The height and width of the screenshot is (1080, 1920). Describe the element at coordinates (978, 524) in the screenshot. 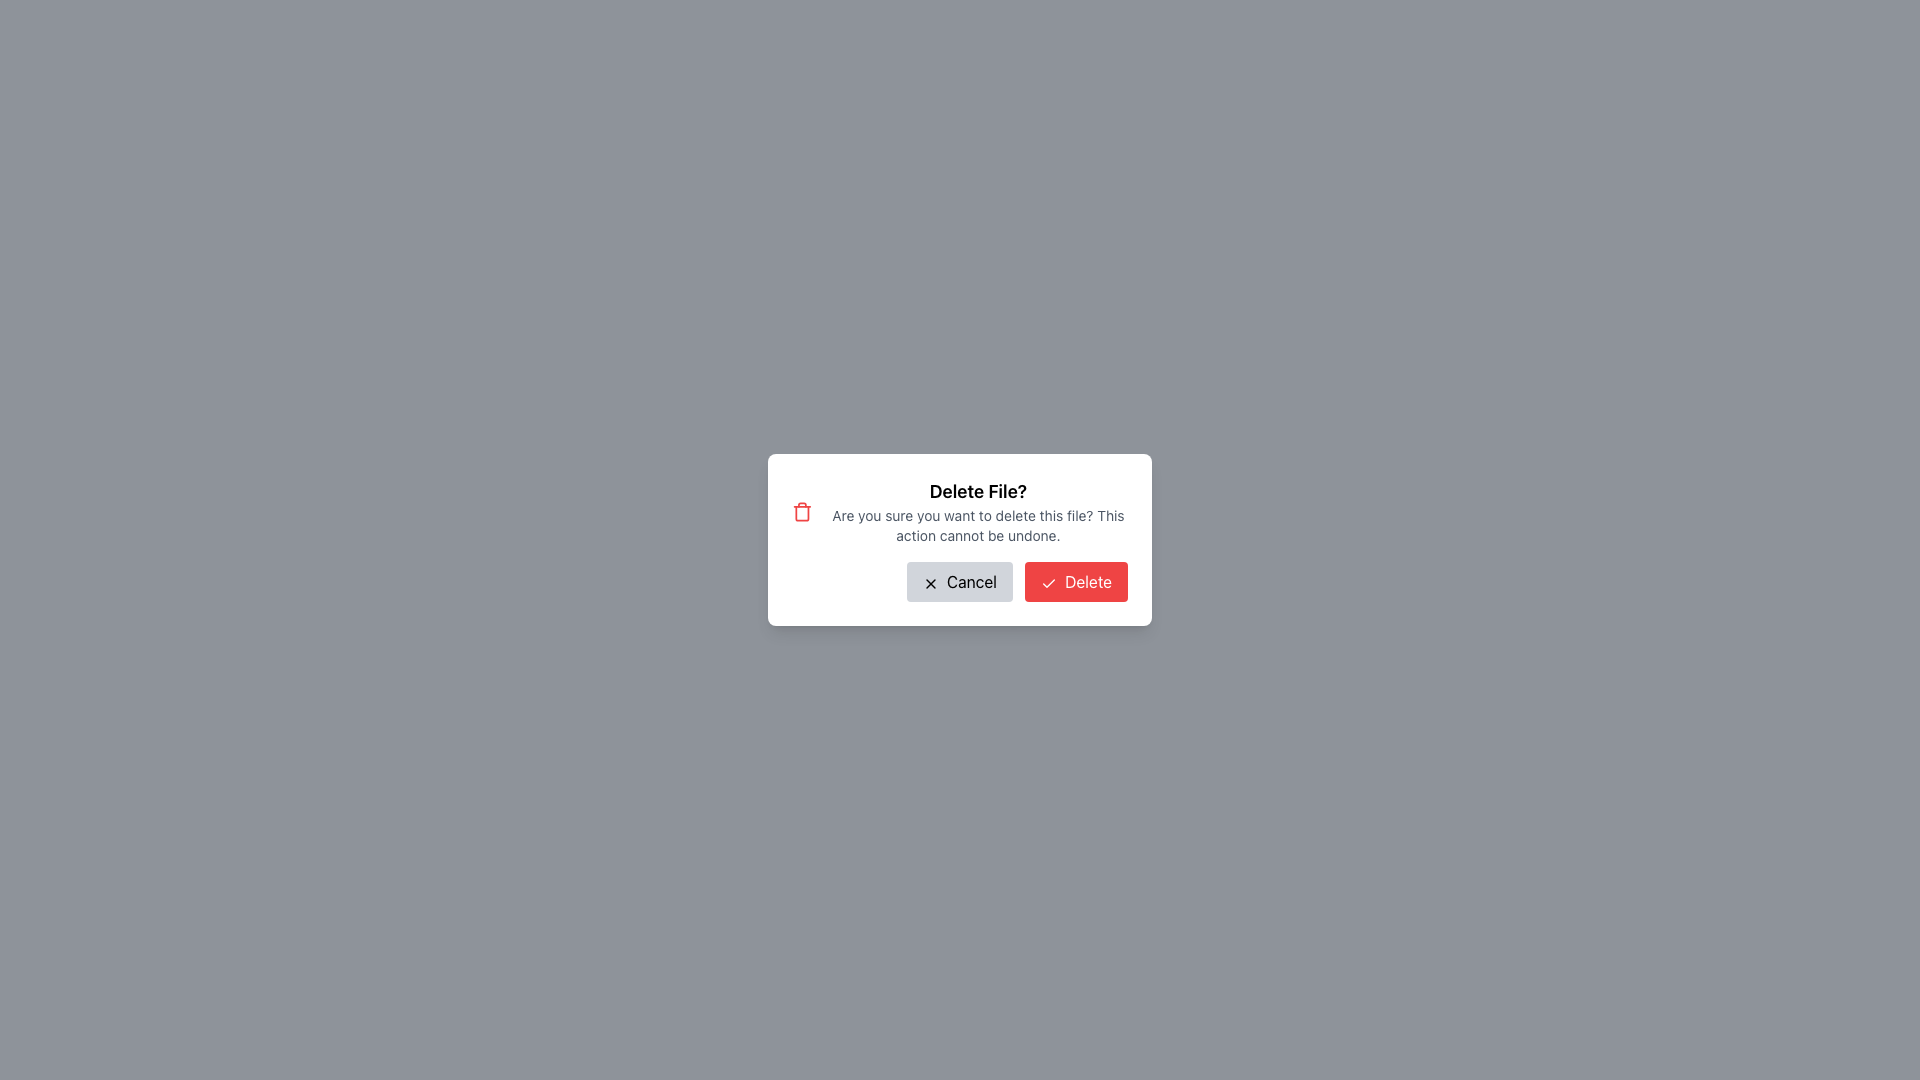

I see `the static text displaying the message 'Are you sure you want to delete this file? This action cannot be undone.' within the deletion confirmation dialog box` at that location.